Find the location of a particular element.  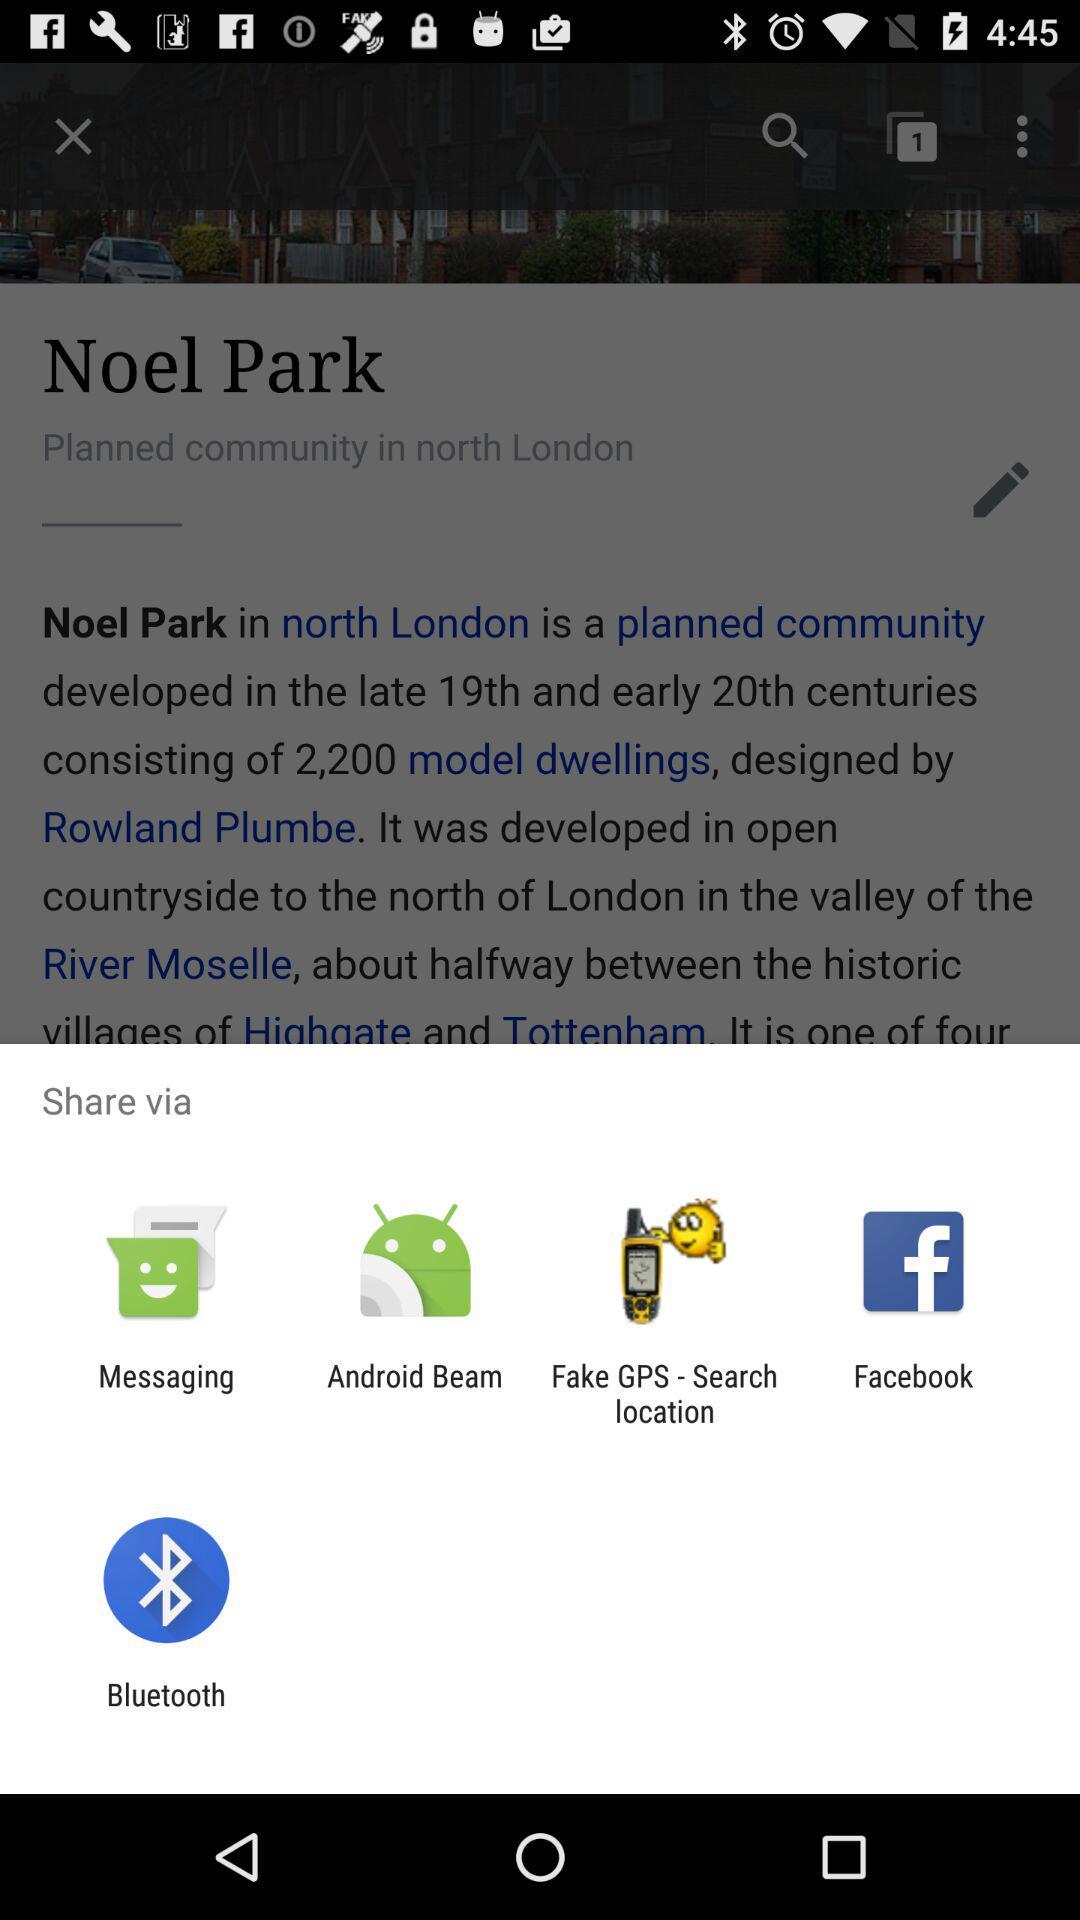

fake gps search icon is located at coordinates (664, 1392).